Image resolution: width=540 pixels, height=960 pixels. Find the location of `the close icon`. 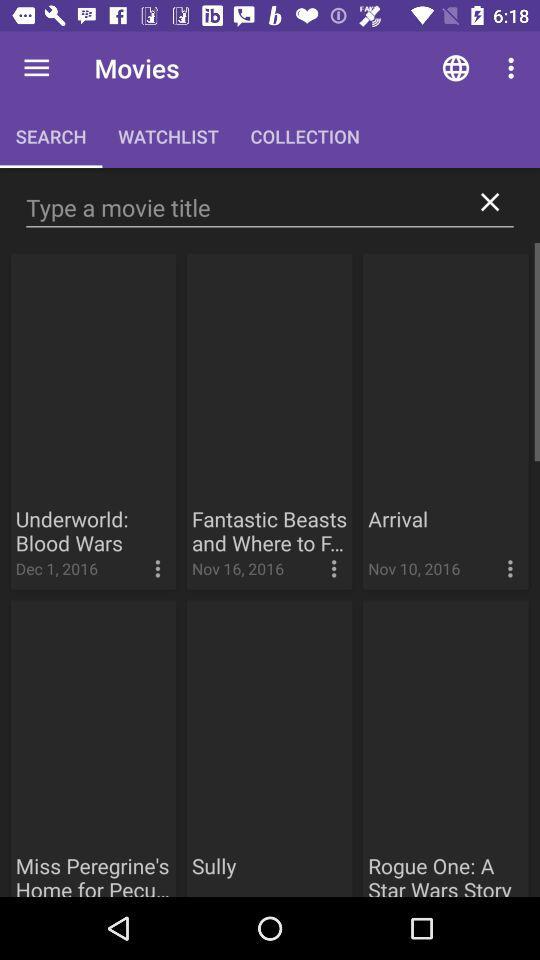

the close icon is located at coordinates (489, 202).